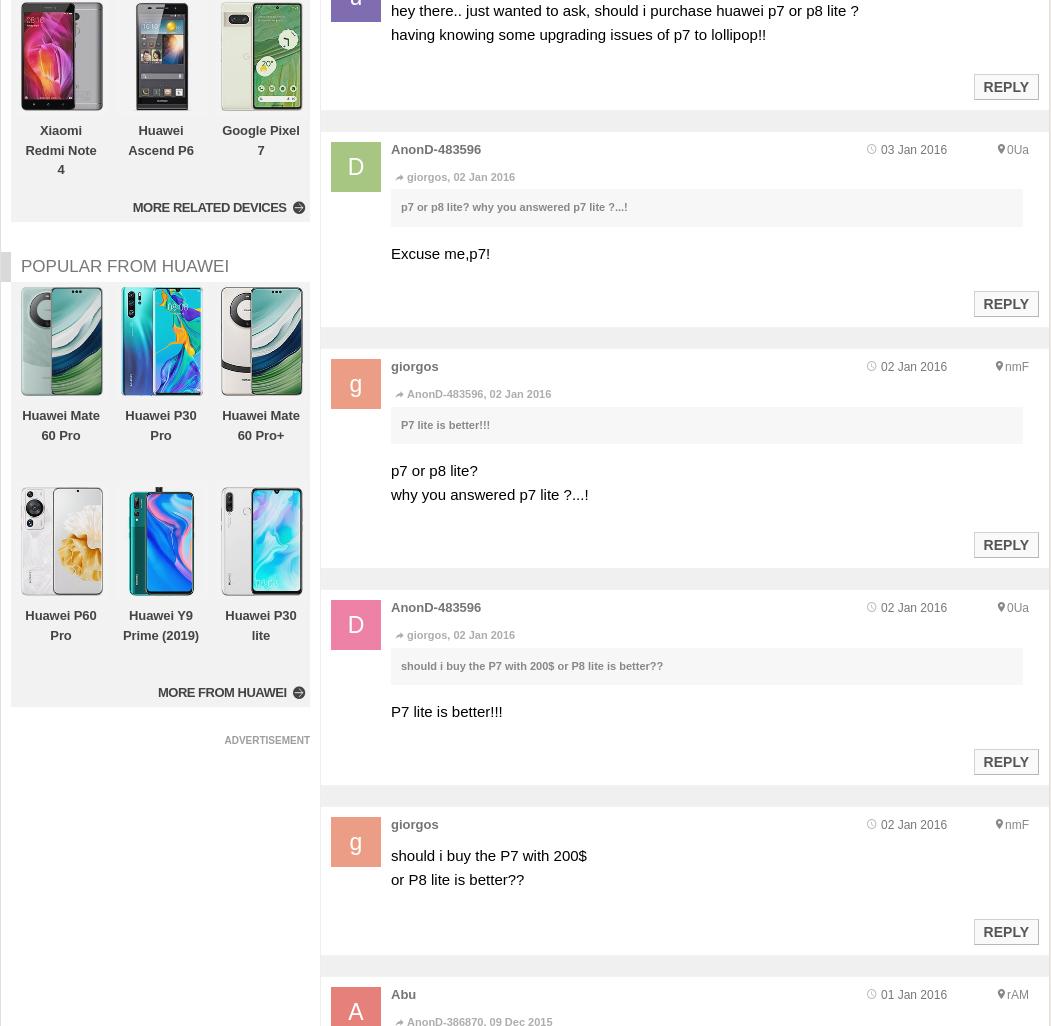 The image size is (1051, 1026). Describe the element at coordinates (260, 424) in the screenshot. I see `'Huawei Mate 60 Pro+'` at that location.